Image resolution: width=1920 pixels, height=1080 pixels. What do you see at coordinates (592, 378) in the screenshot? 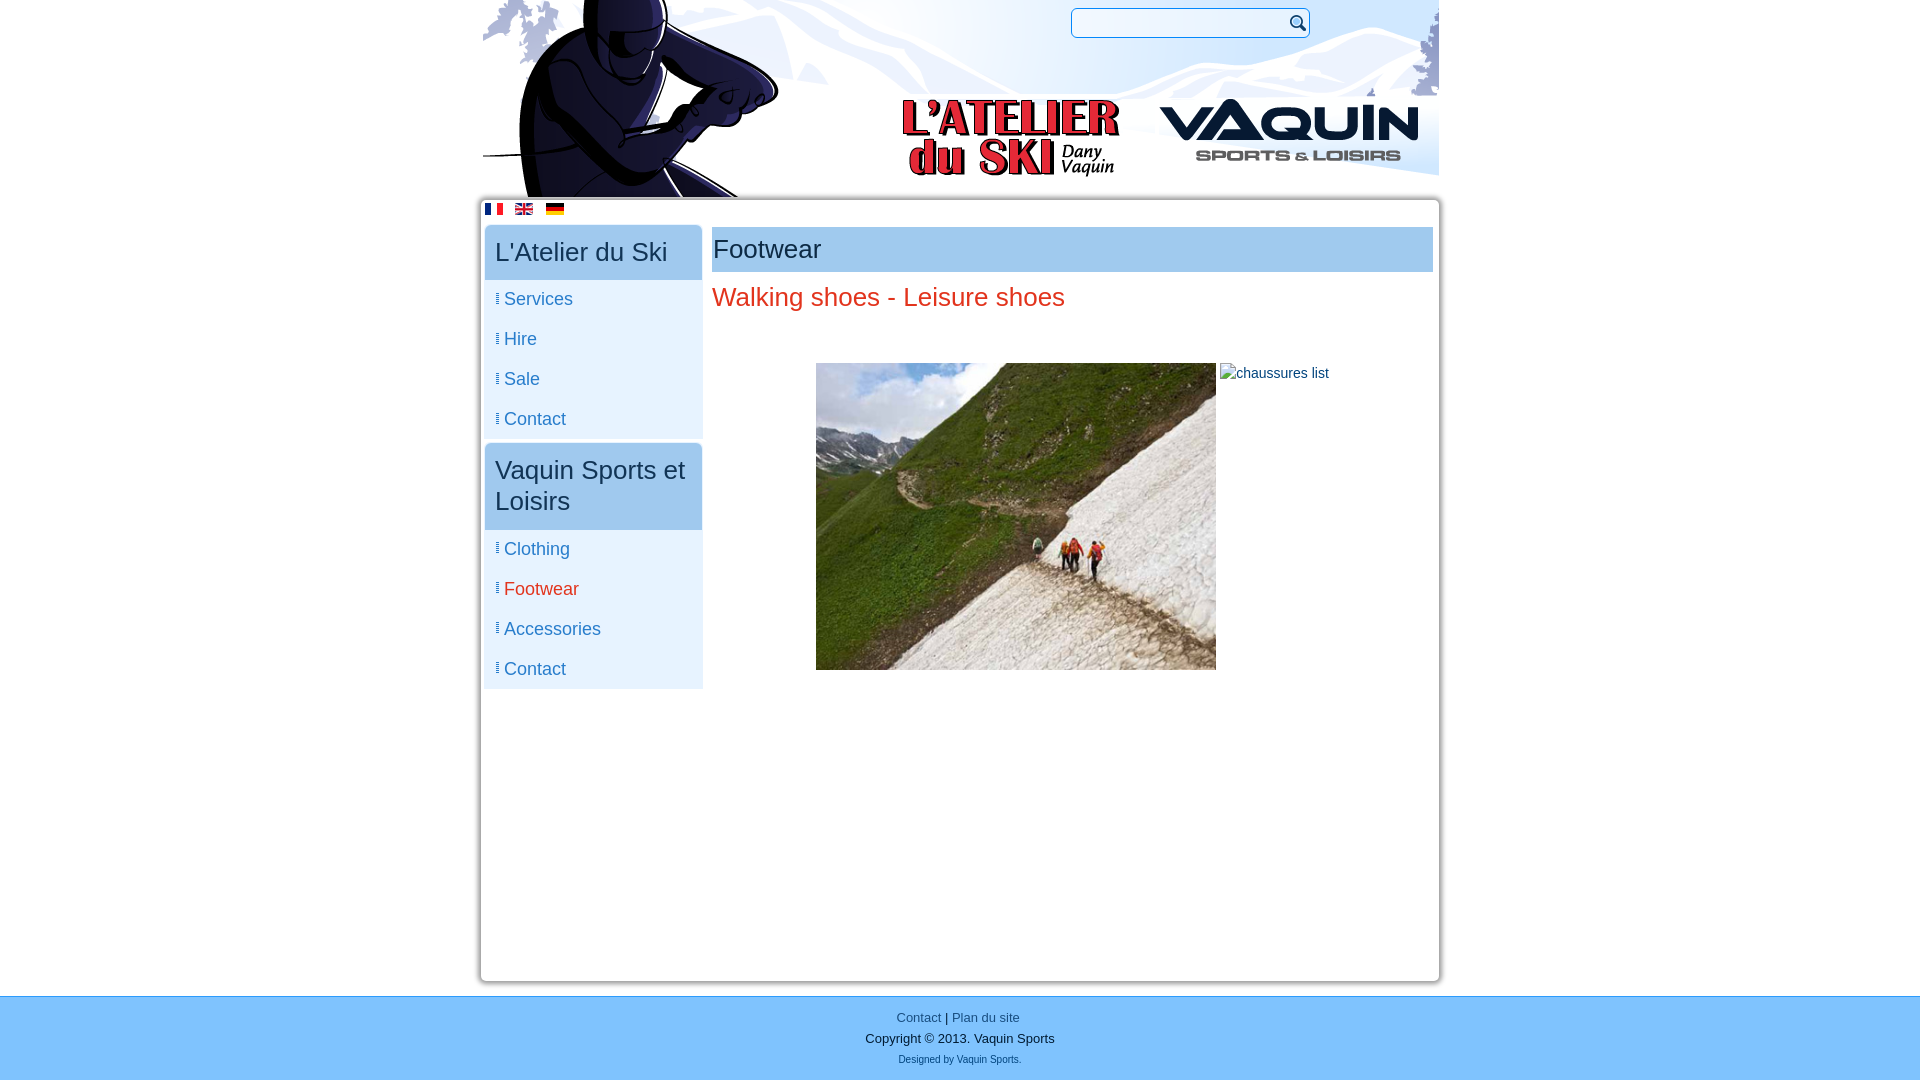
I see `'Sale'` at bounding box center [592, 378].